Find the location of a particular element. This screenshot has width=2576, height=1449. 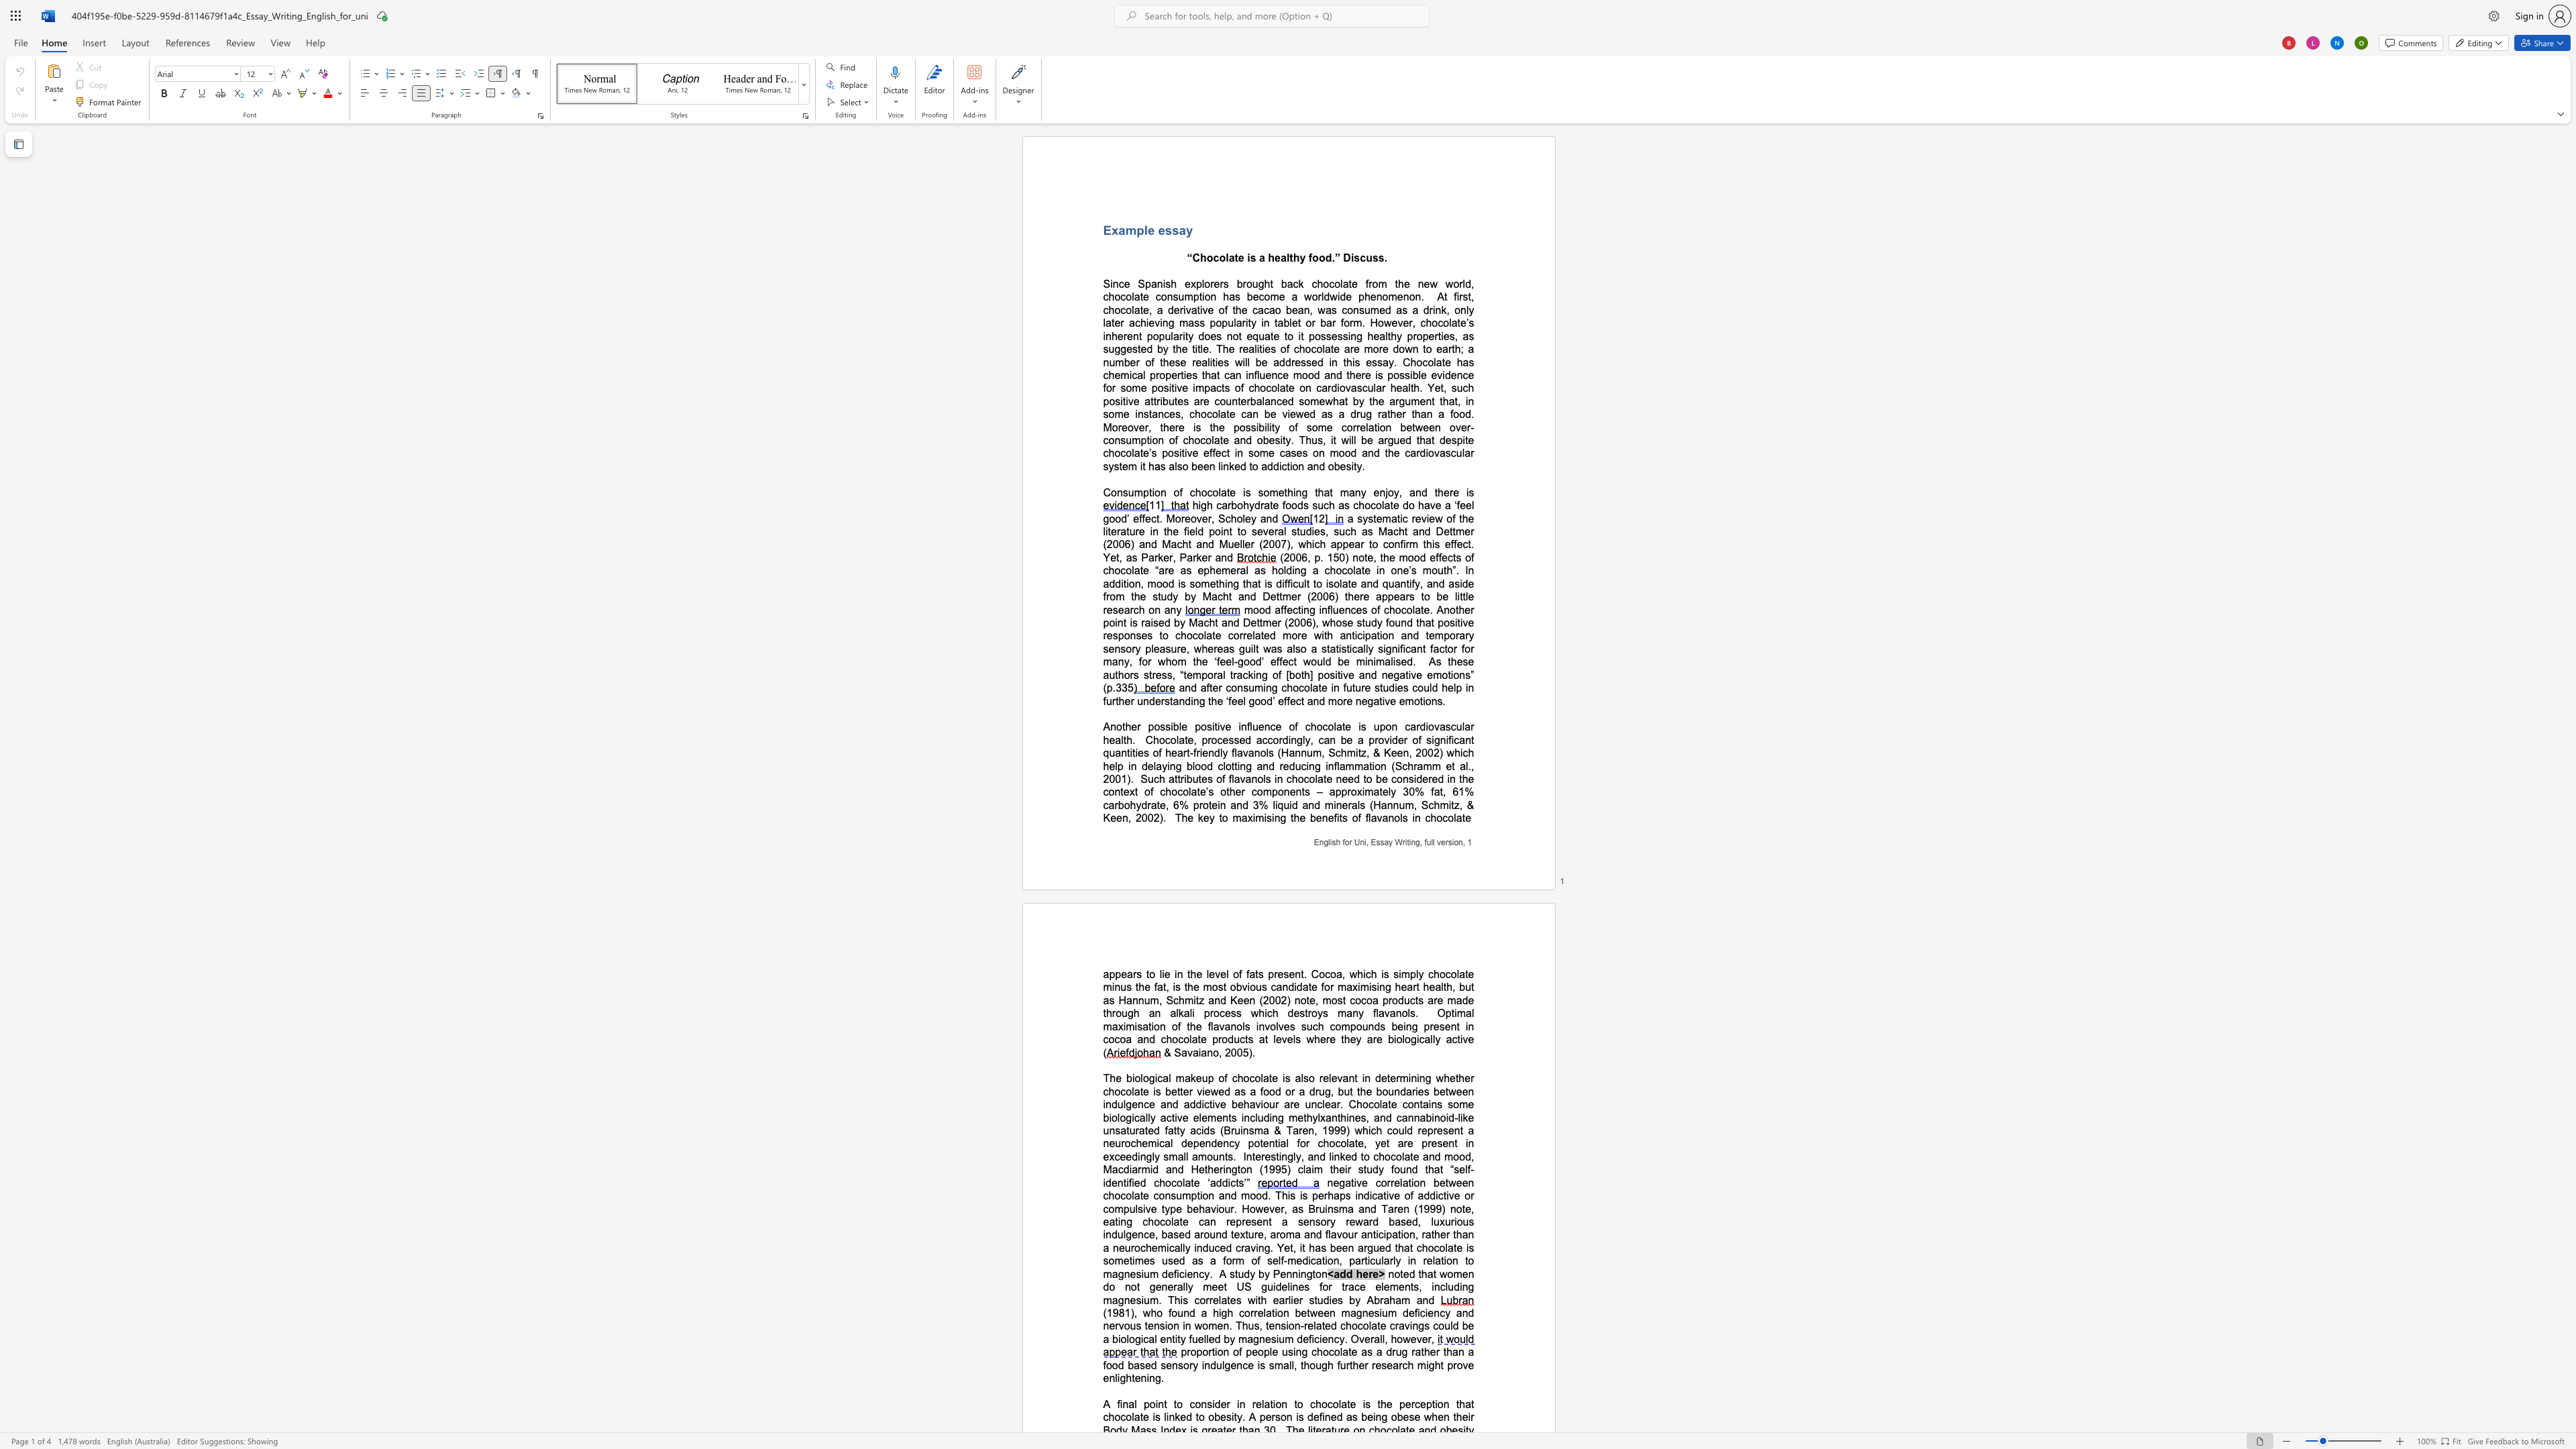

the 6th character "h" in the text is located at coordinates (1189, 986).